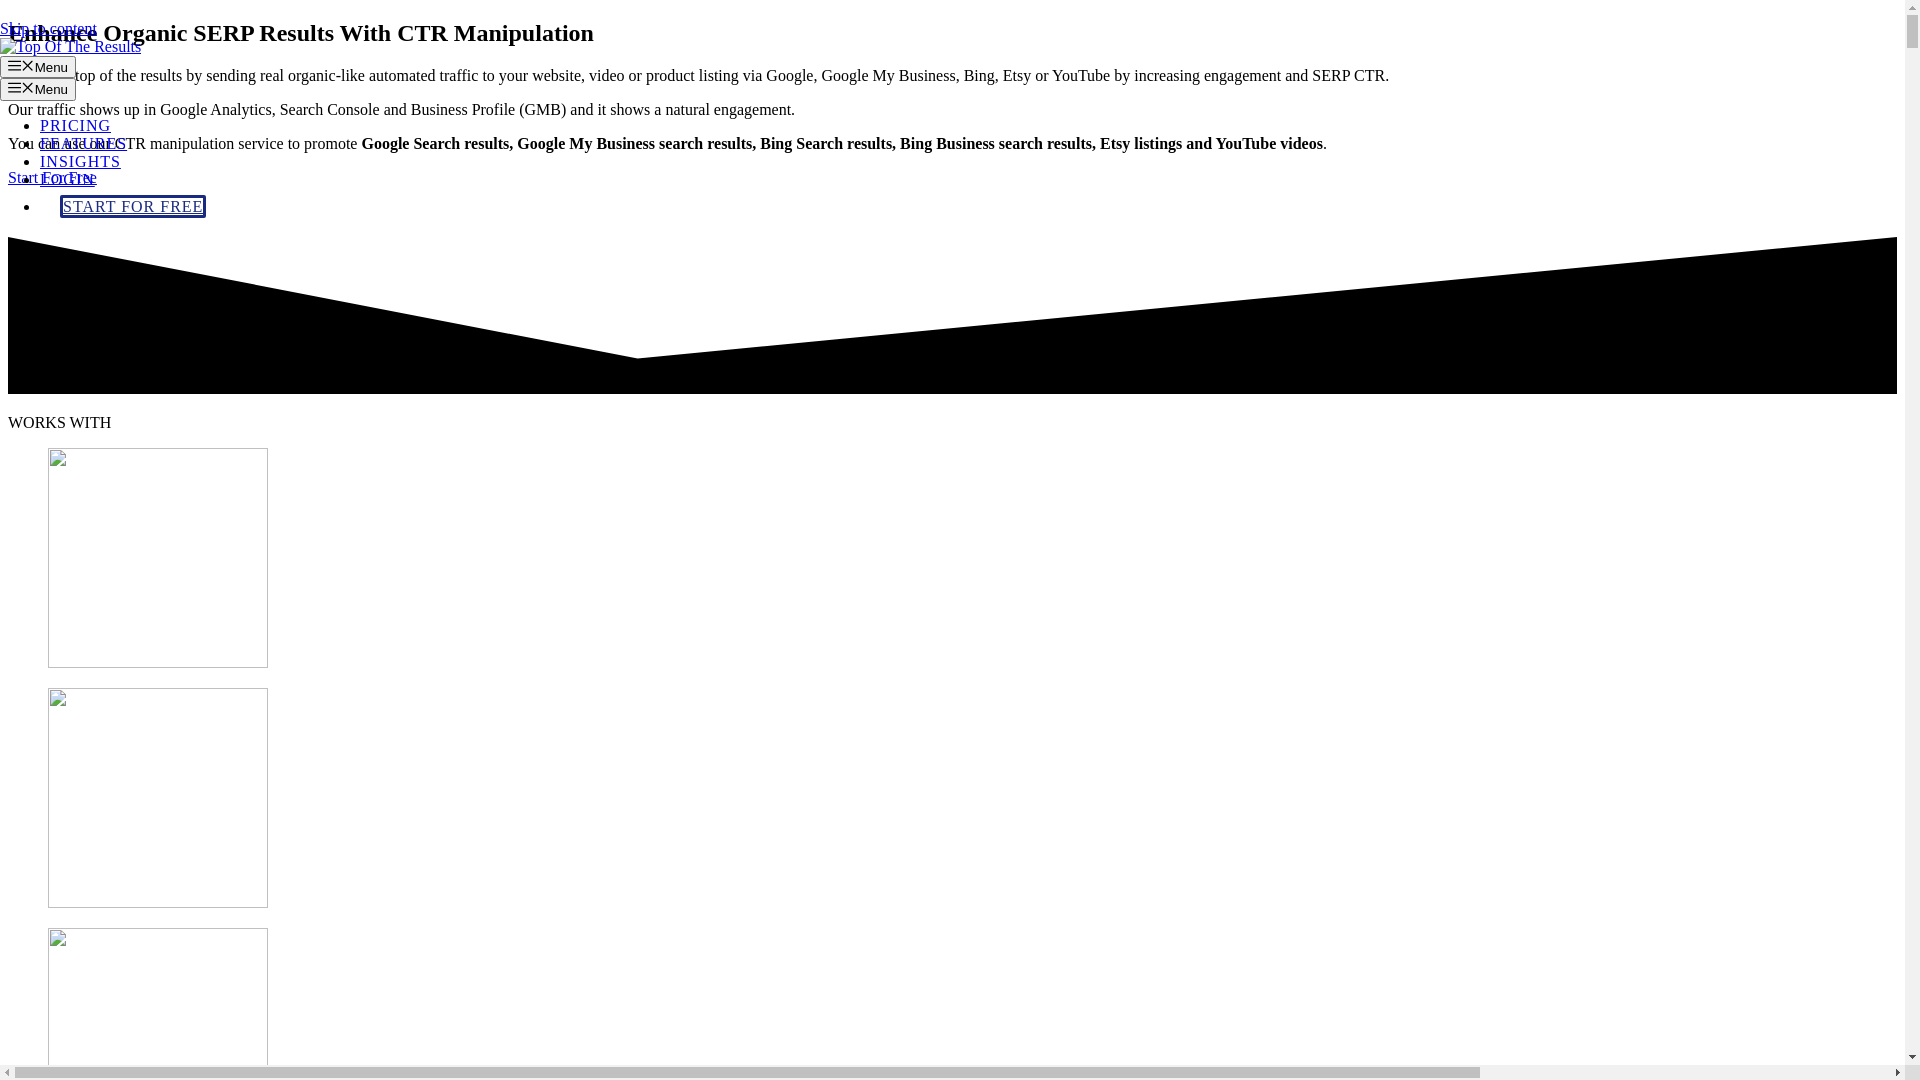  Describe the element at coordinates (82, 142) in the screenshot. I see `'FEATURES'` at that location.